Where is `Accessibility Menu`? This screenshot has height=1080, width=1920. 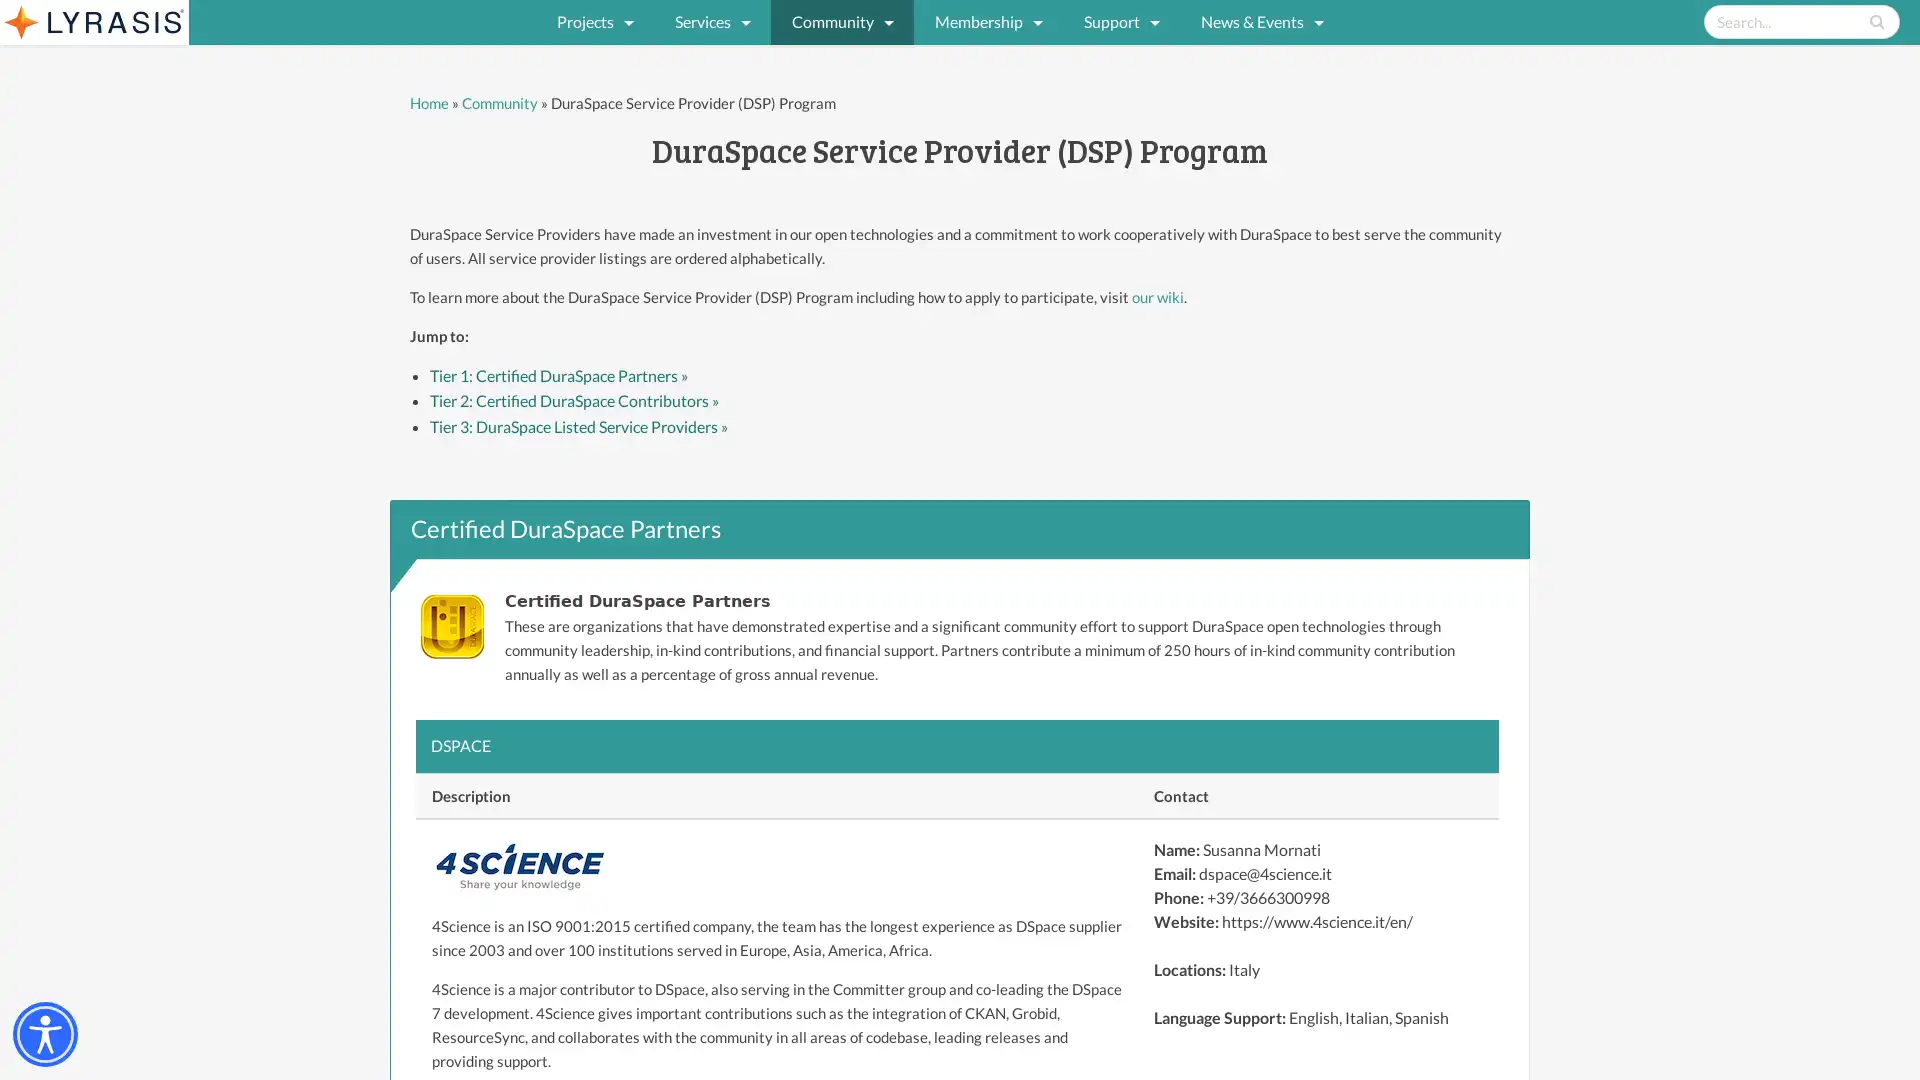
Accessibility Menu is located at coordinates (45, 1034).